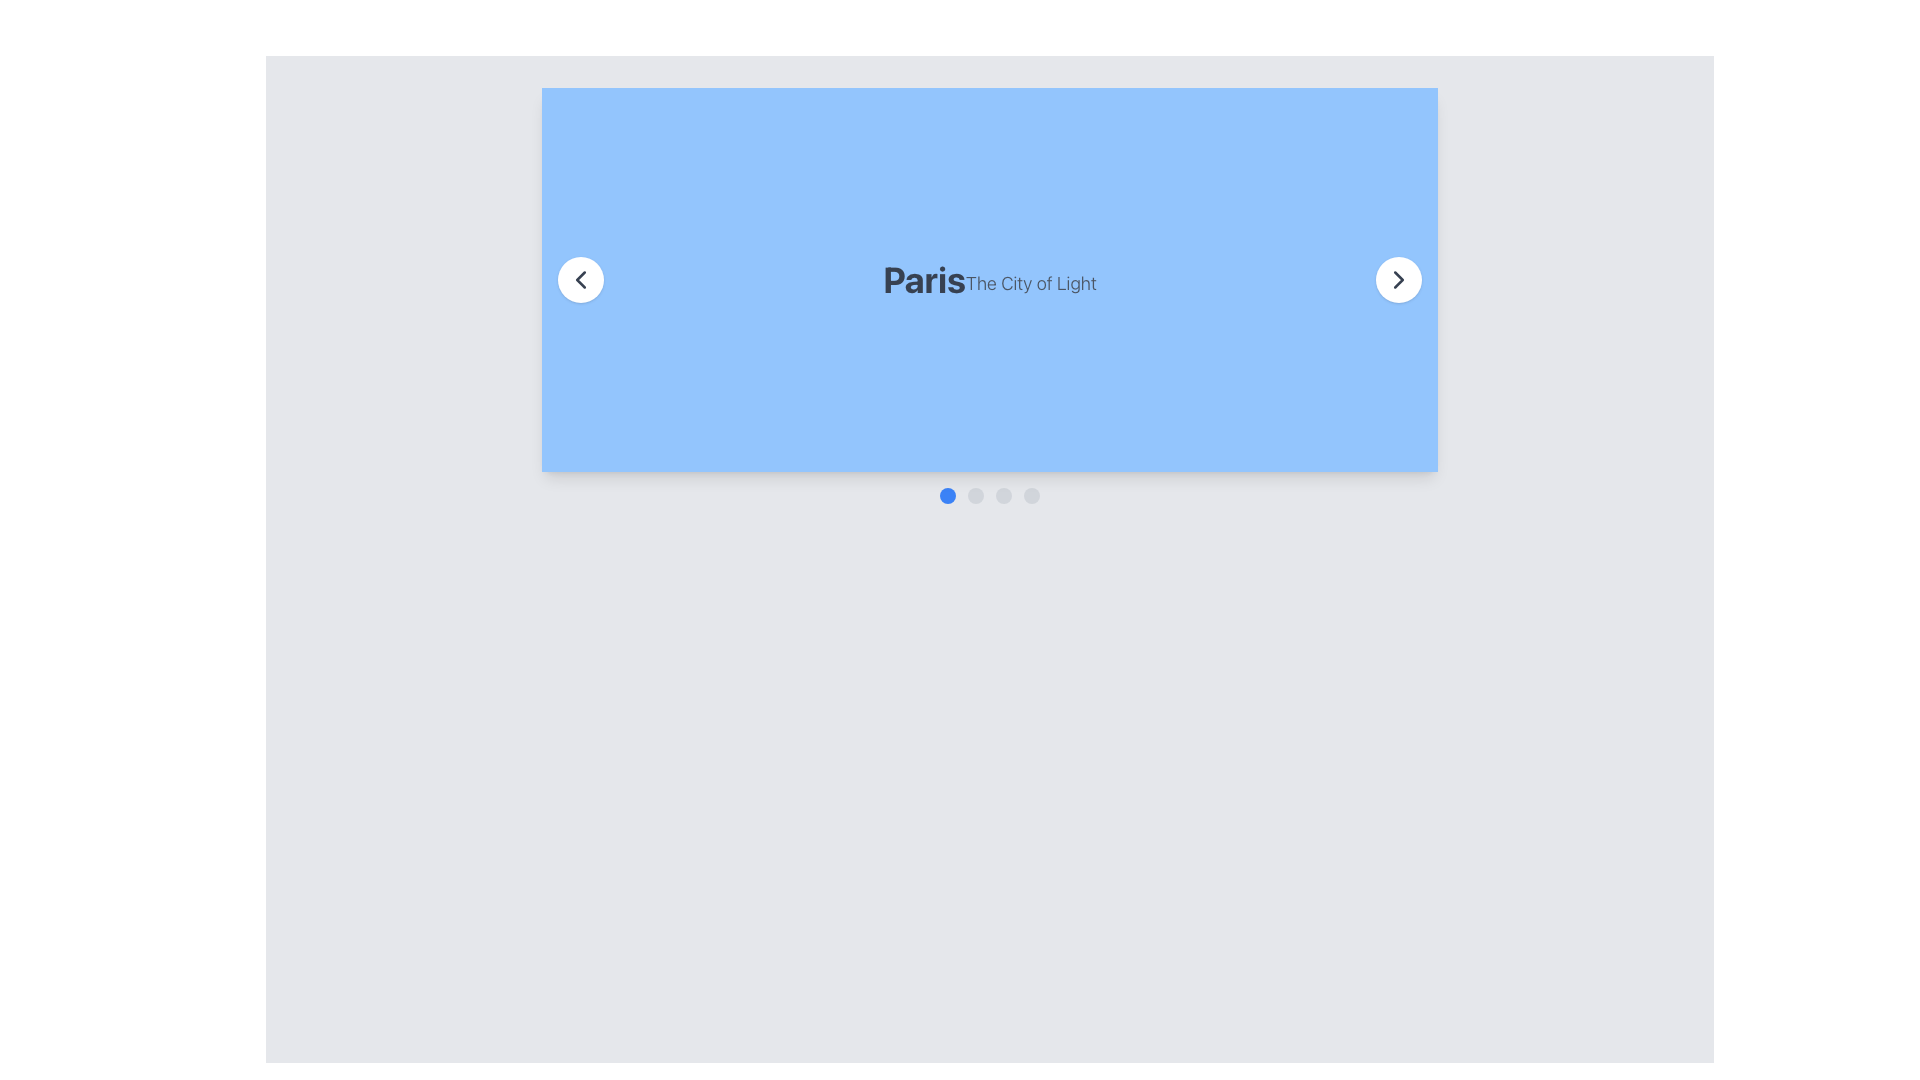 The image size is (1920, 1080). I want to click on the second navigation dot of the carousel, so click(975, 495).